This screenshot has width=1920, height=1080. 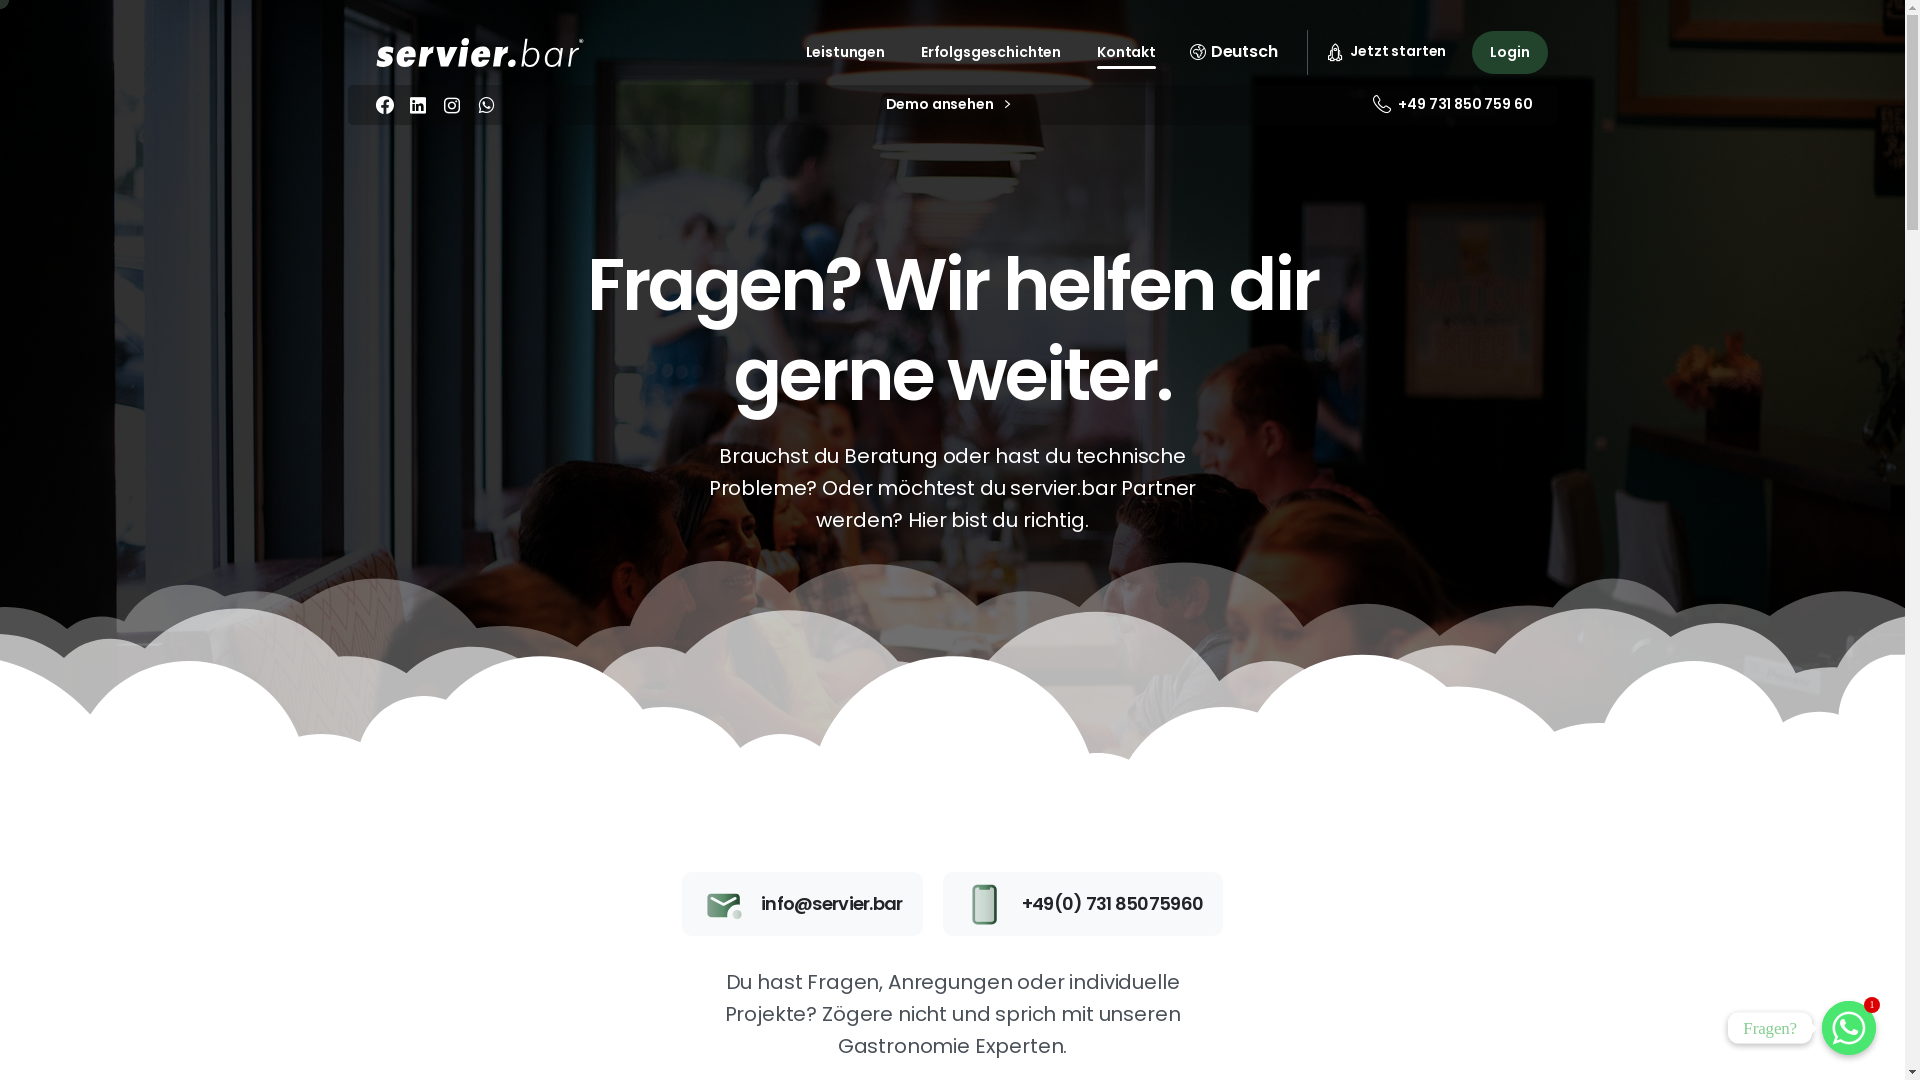 What do you see at coordinates (947, 104) in the screenshot?
I see `'Demo ansehen'` at bounding box center [947, 104].